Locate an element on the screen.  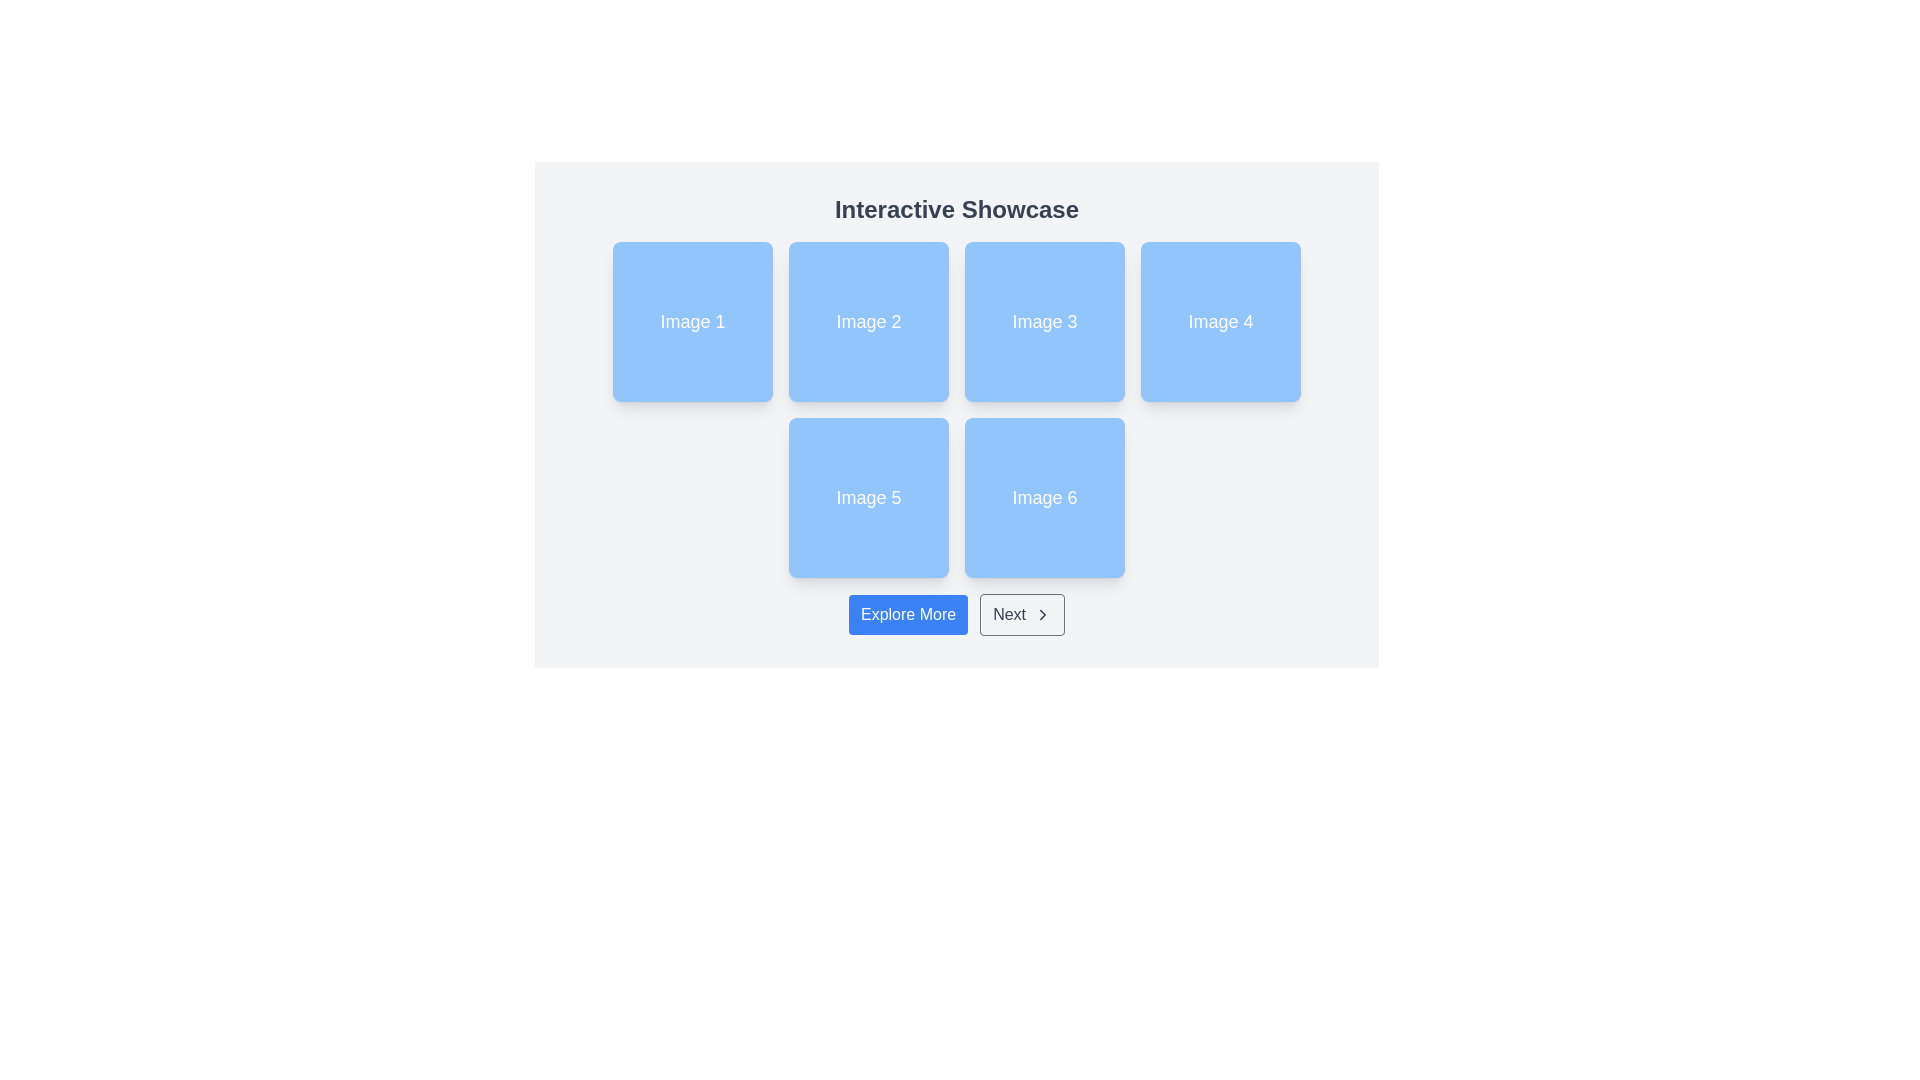
text label 'Interactive Showcase' which is displayed prominently at the top of the layout in a large, bold, medium-dark gray font is located at coordinates (955, 209).